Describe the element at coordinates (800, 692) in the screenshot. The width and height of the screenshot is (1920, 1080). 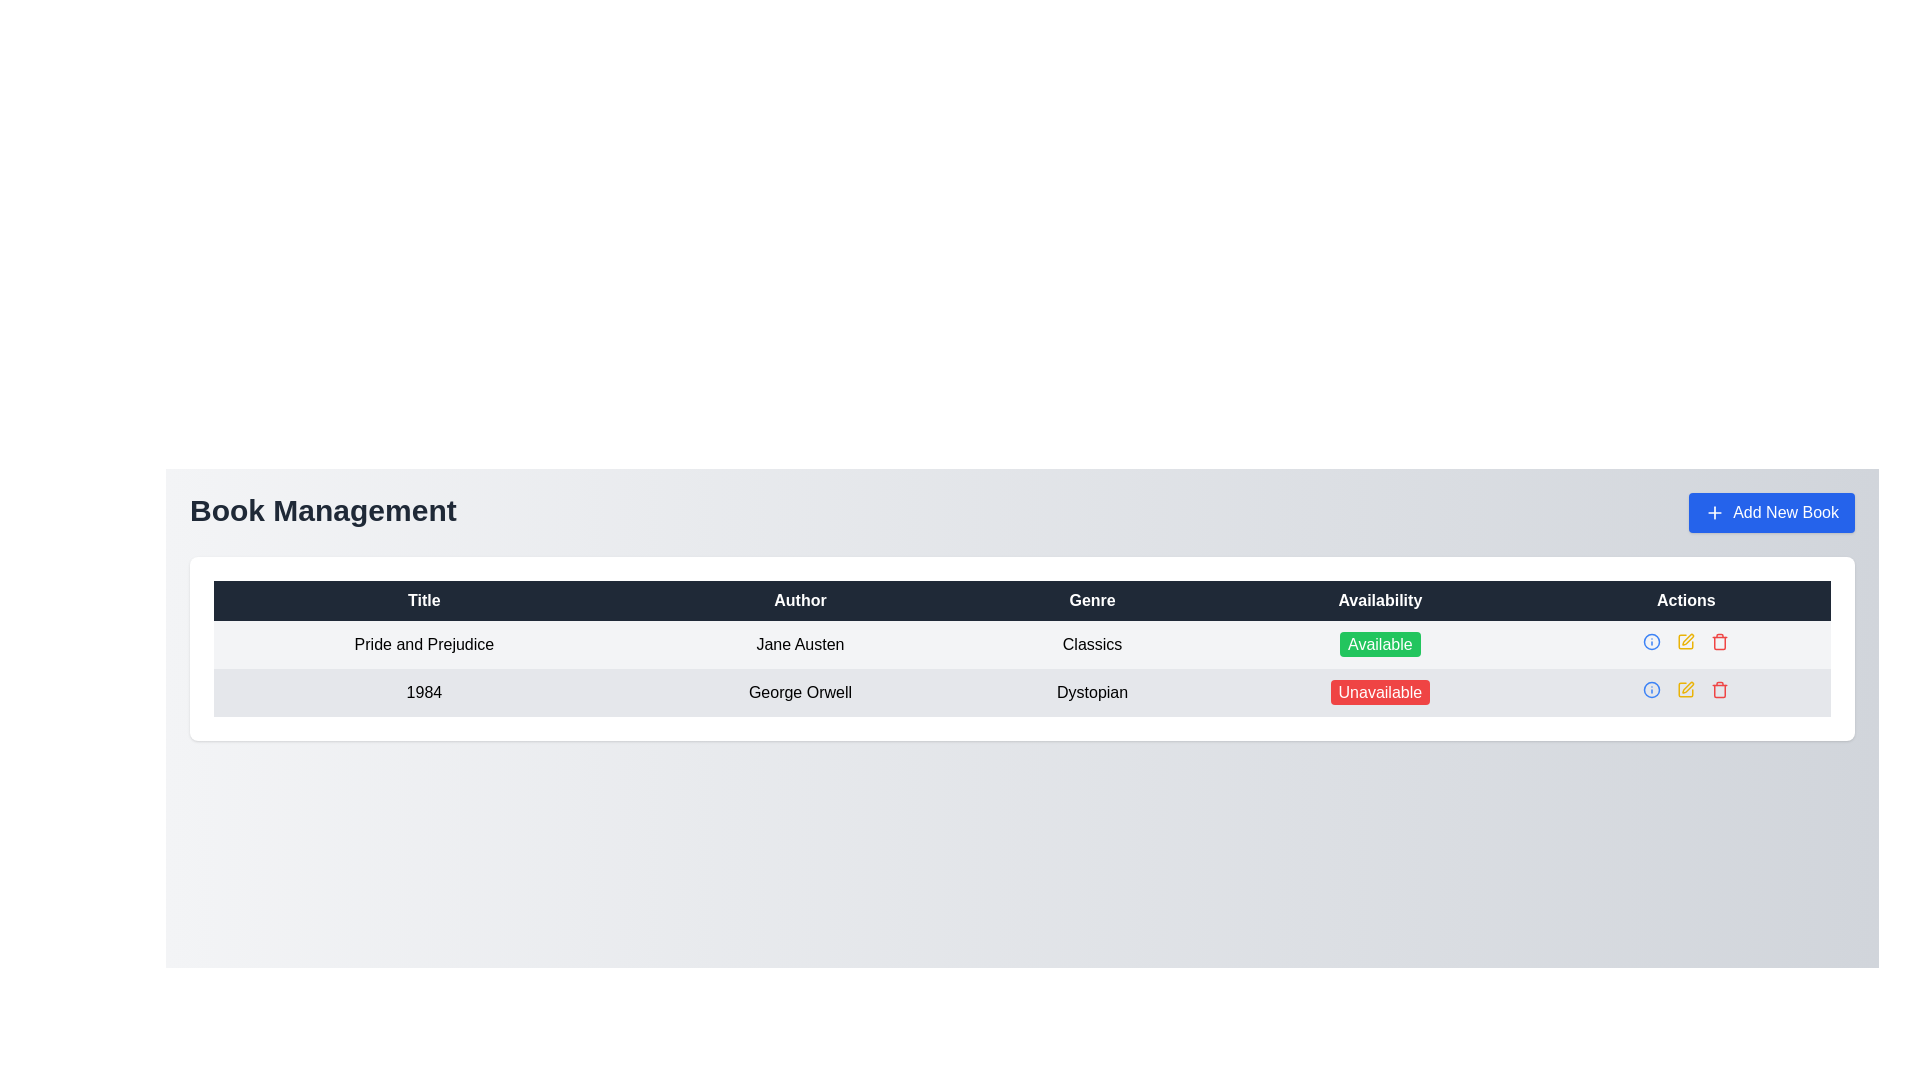
I see `the Text Label displaying the author's name, George Orwell, located in the second cell of the row labeled '1984' in the 'Author' column of the table` at that location.